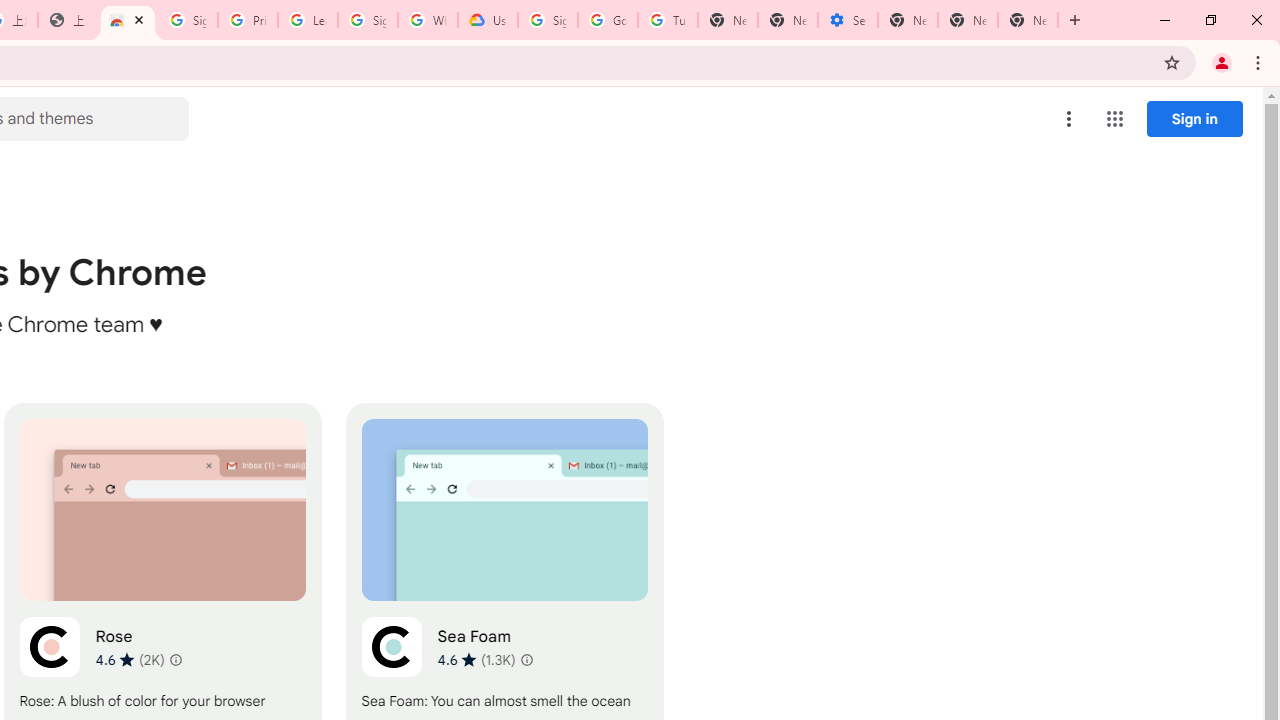  Describe the element at coordinates (1068, 119) in the screenshot. I see `'More options menu'` at that location.